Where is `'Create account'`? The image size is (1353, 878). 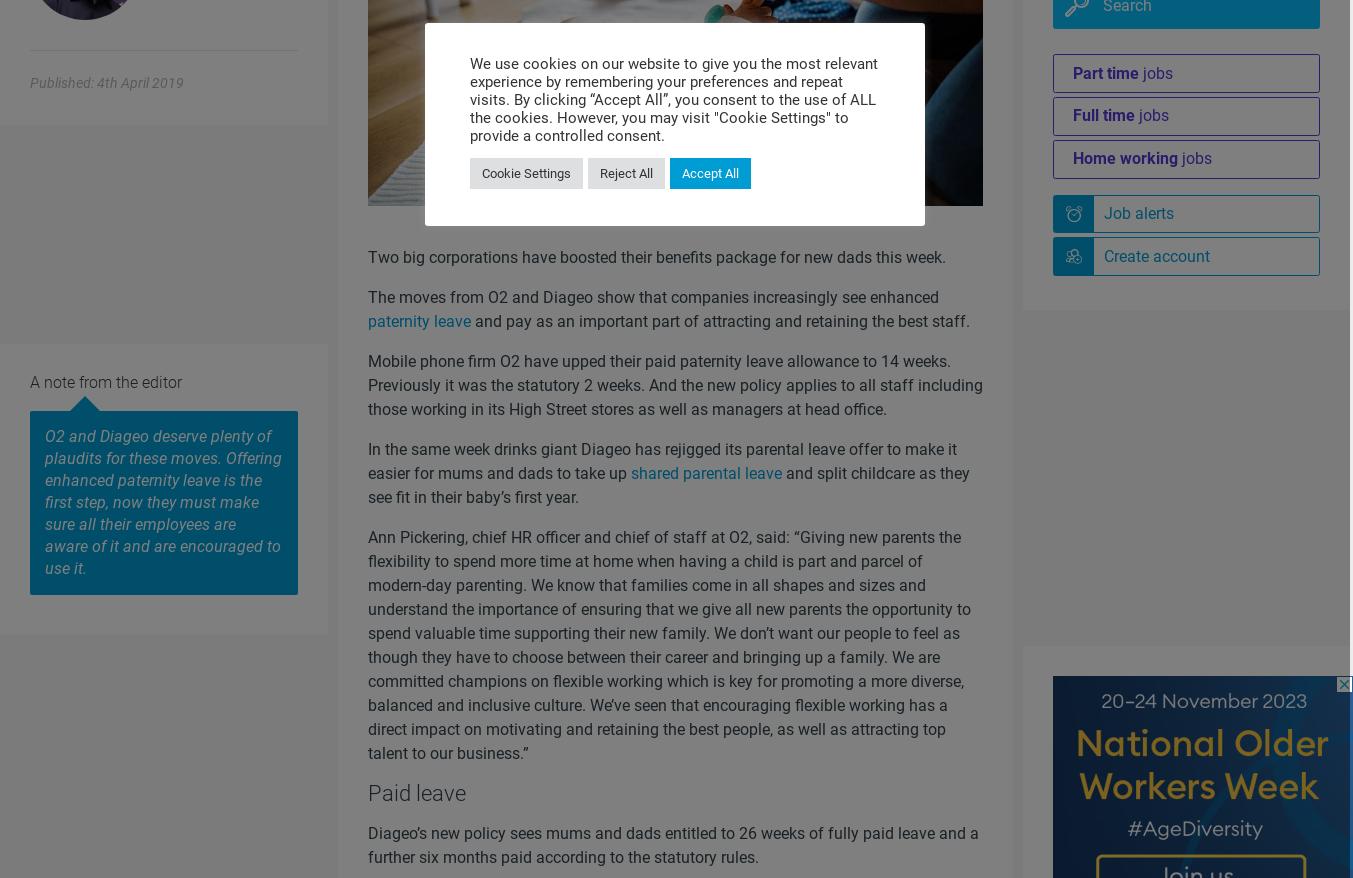 'Create account' is located at coordinates (1101, 255).